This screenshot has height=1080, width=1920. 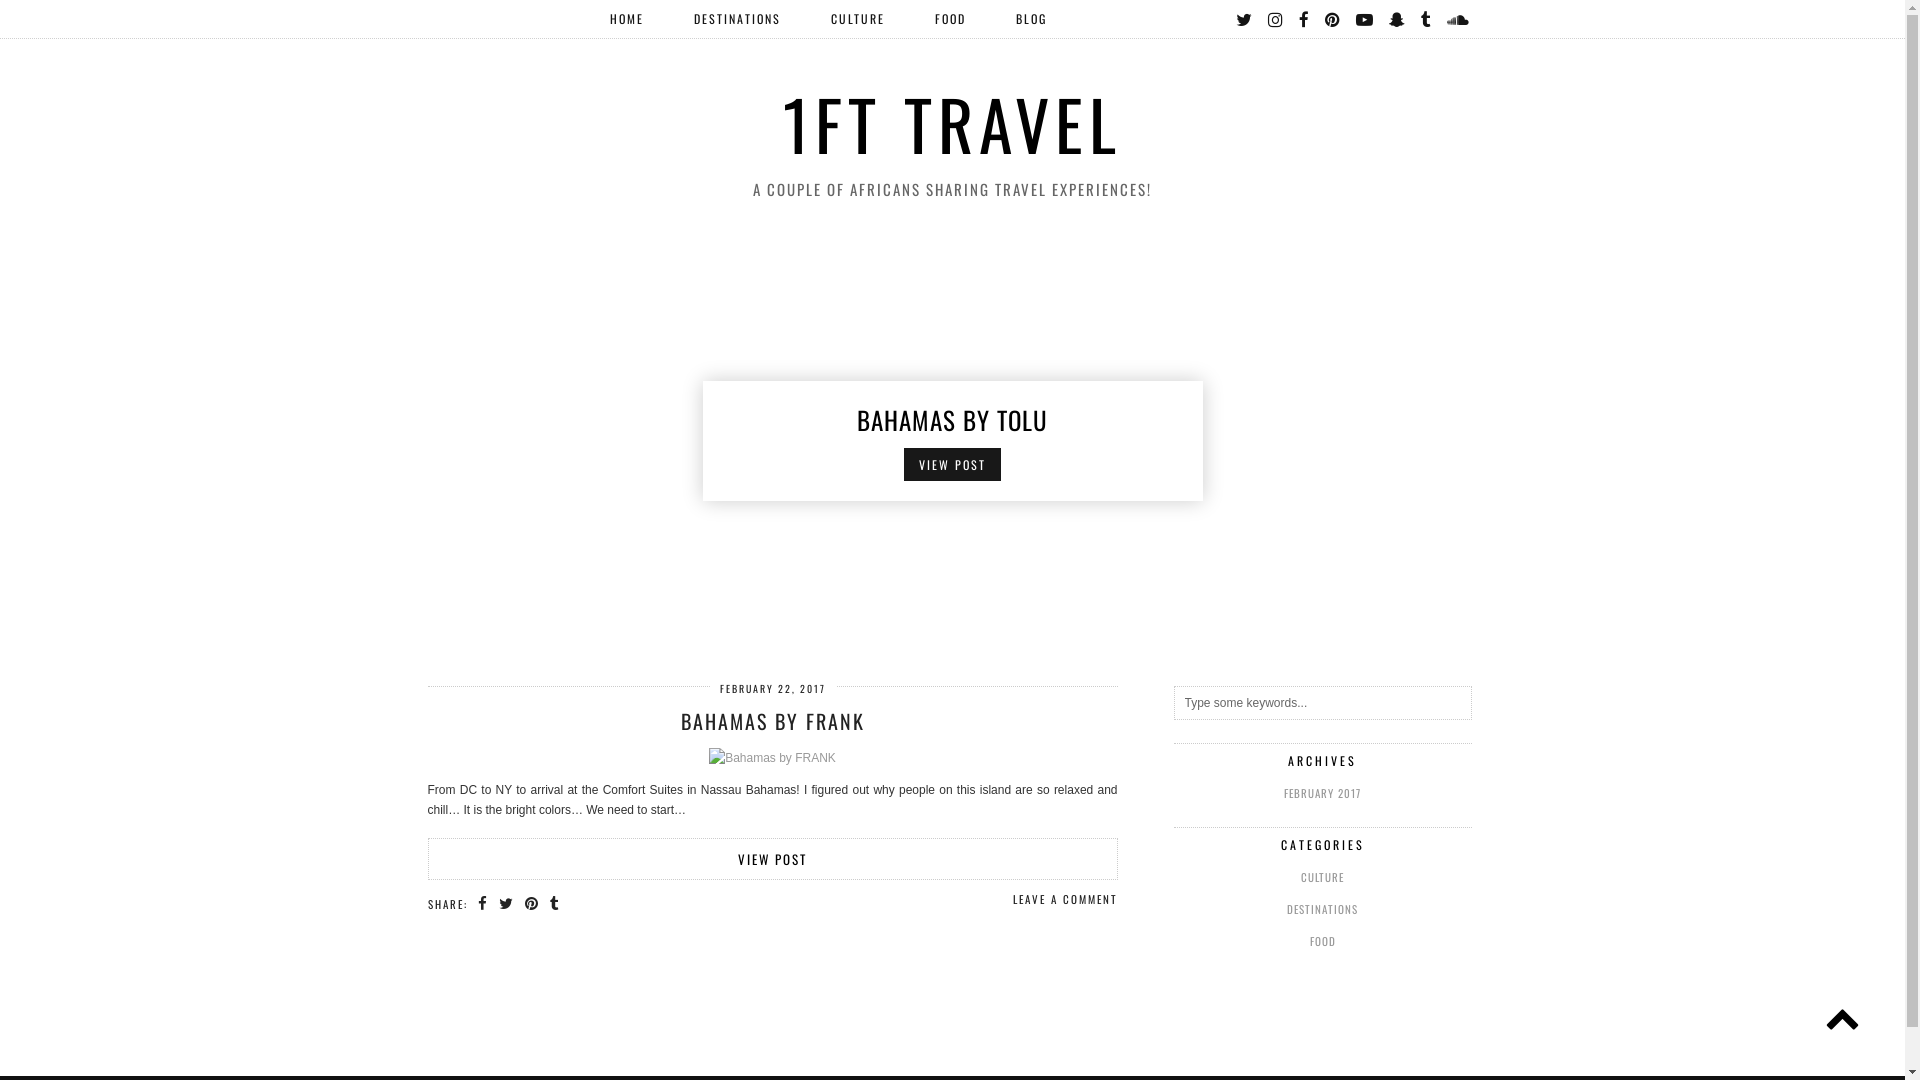 I want to click on 'FOOD', so click(x=1174, y=941).